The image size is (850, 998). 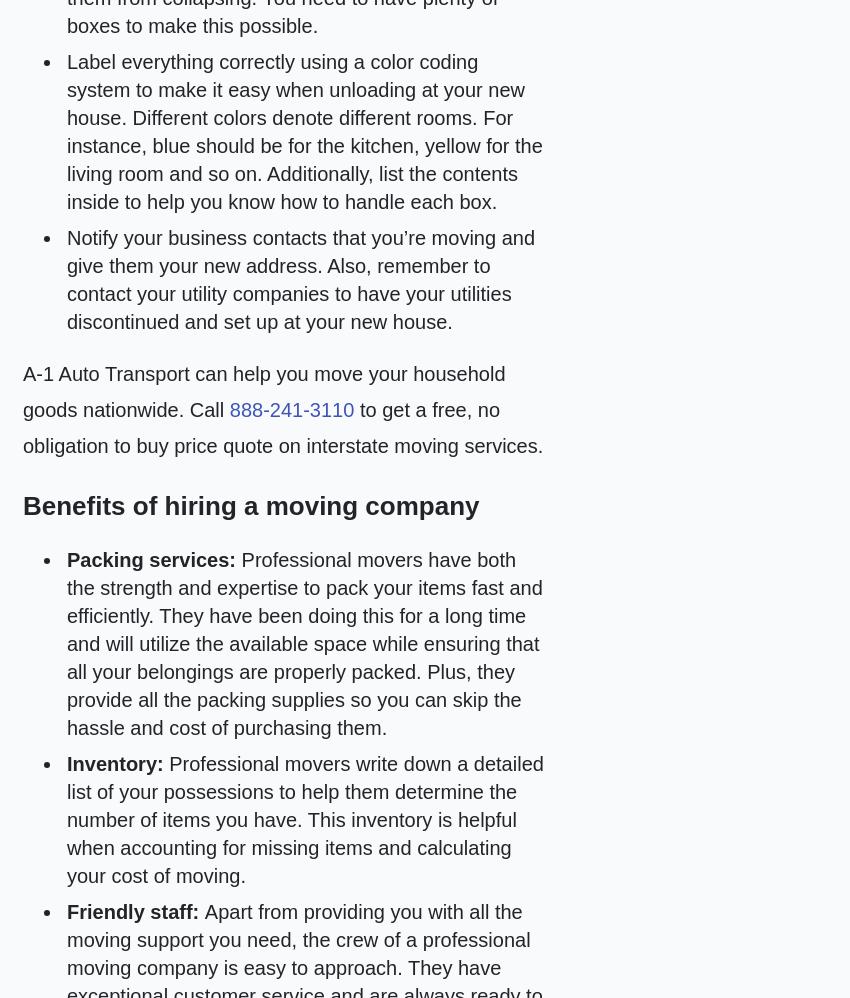 I want to click on '888-241-3110', so click(x=290, y=409).